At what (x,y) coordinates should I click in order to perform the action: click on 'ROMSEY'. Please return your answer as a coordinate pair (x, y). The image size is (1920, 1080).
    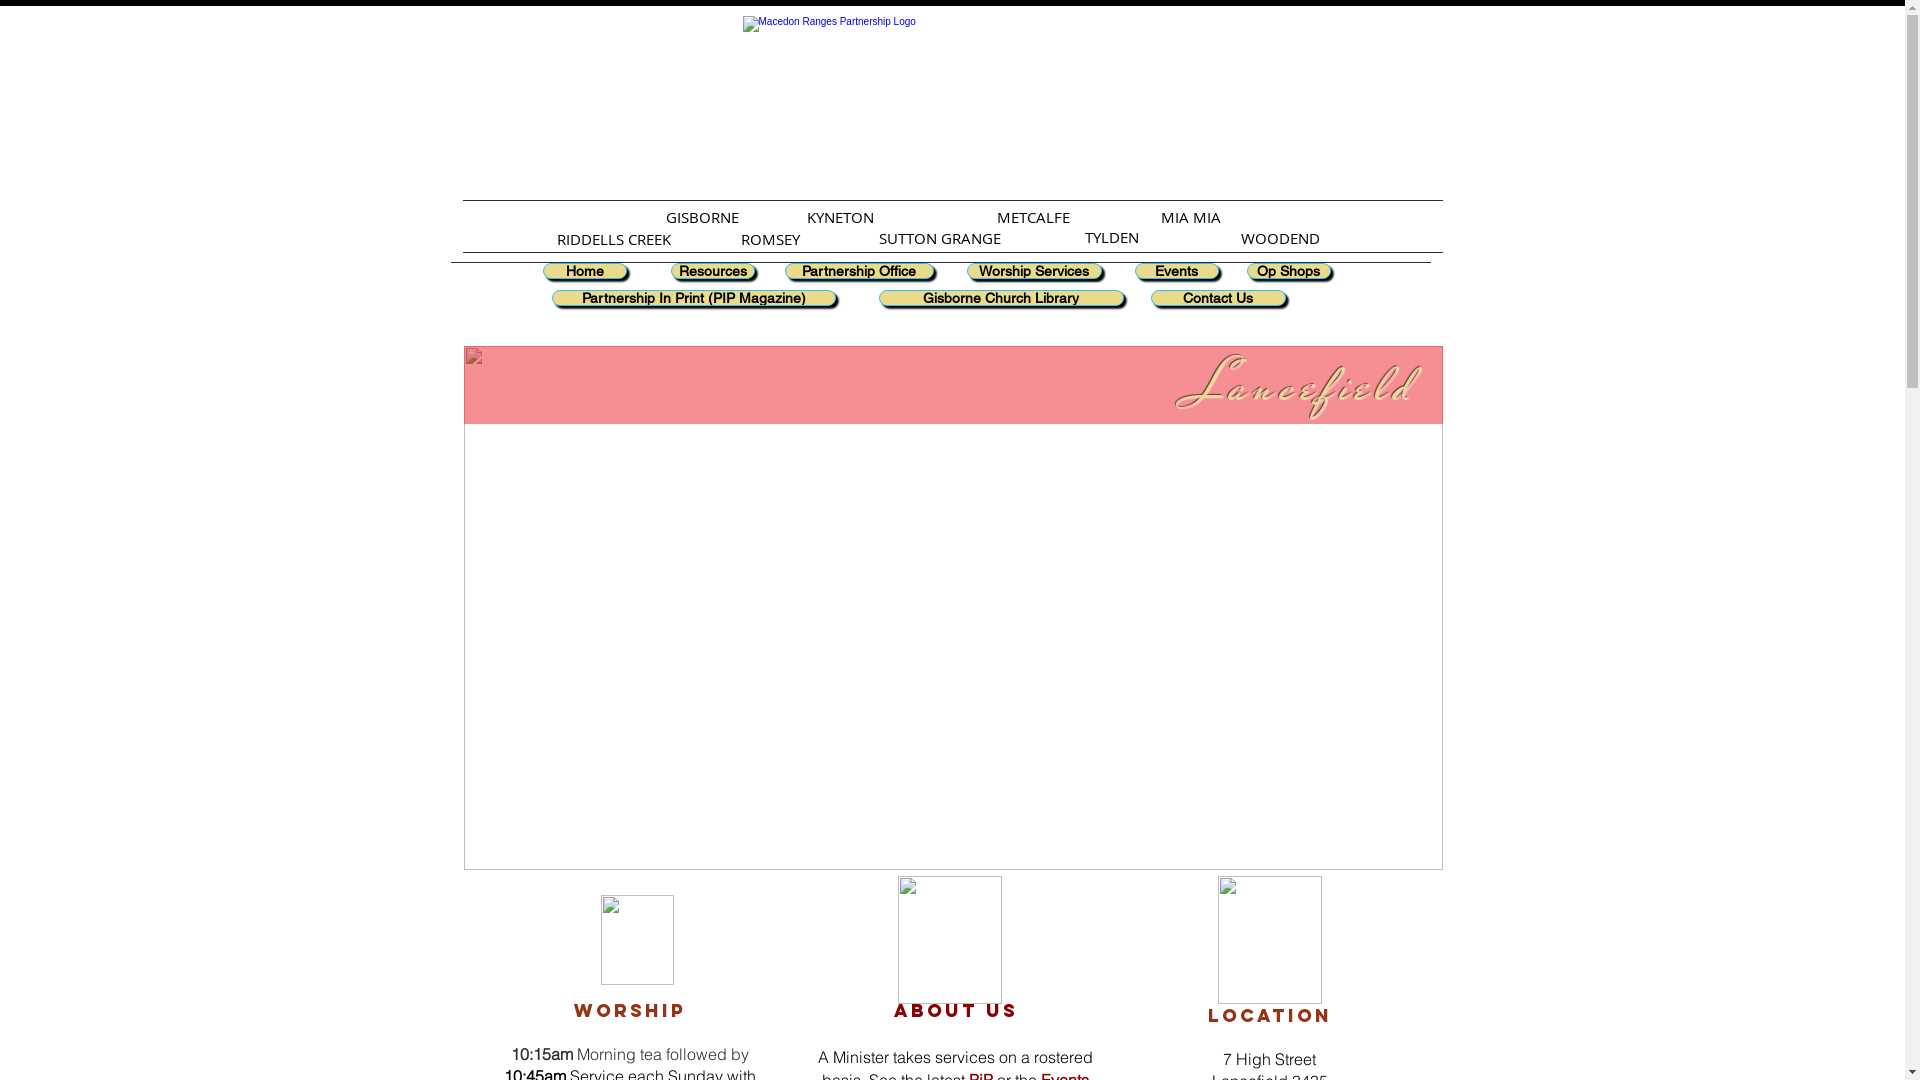
    Looking at the image, I should click on (768, 238).